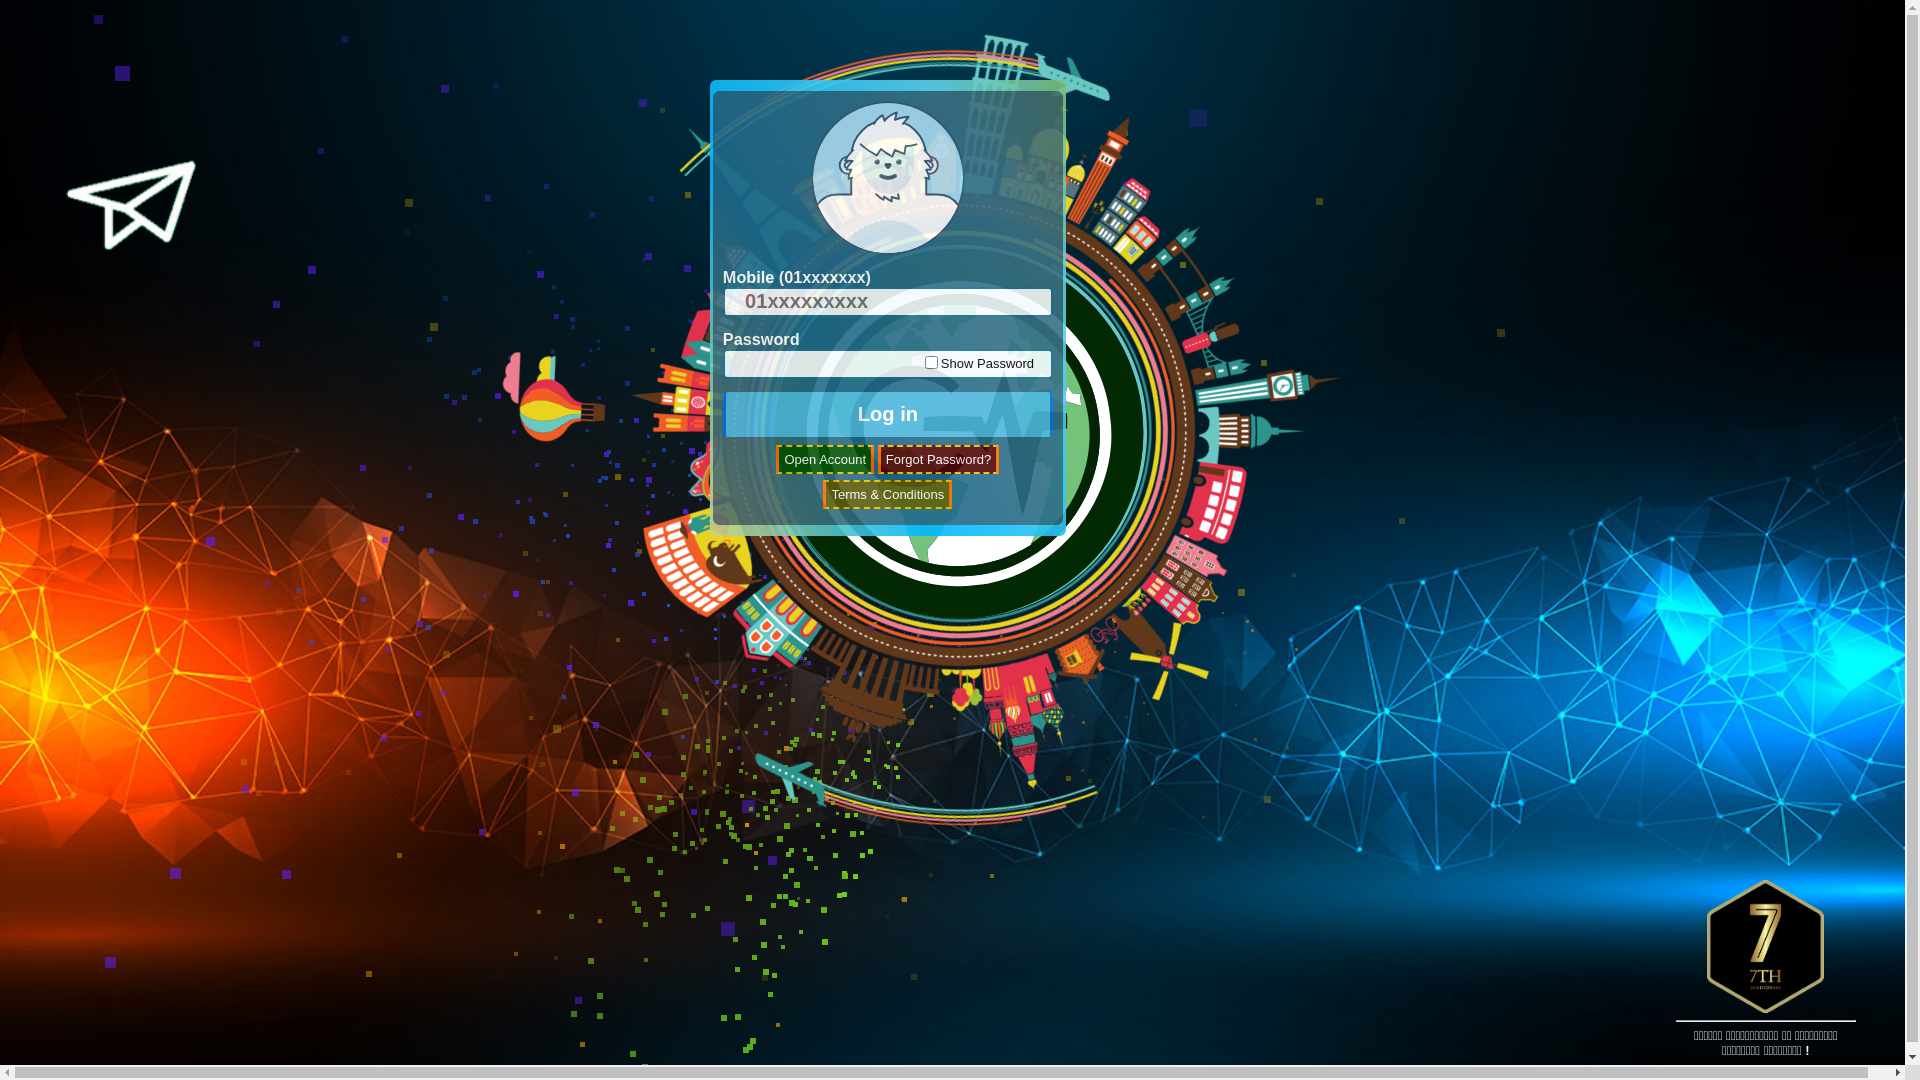 Image resolution: width=1920 pixels, height=1080 pixels. I want to click on 'Terms & Conditions', so click(886, 494).